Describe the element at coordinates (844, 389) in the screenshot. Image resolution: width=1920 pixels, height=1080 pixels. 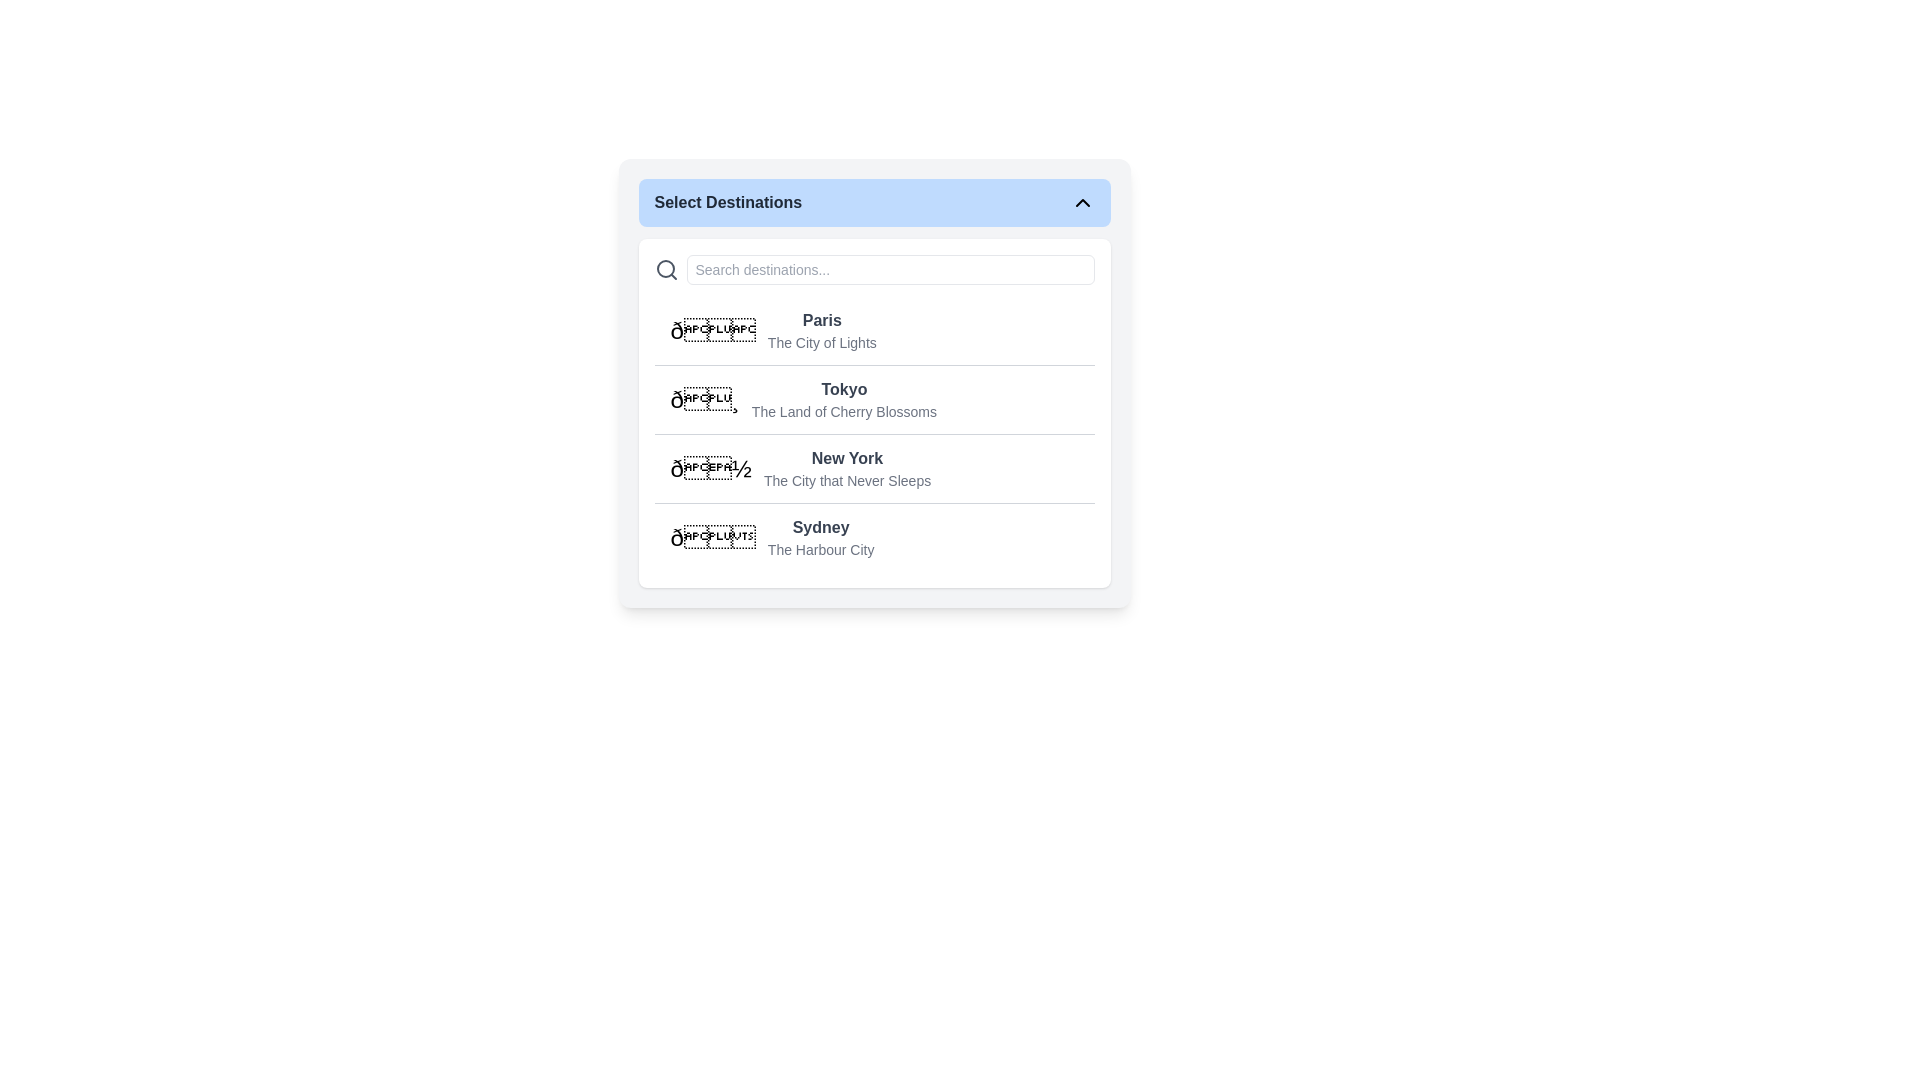
I see `the text label 'Tokyo', which is styled in bold gray font and serves as the main title in a list item within the dropdown box labeled 'Select Destinations'` at that location.